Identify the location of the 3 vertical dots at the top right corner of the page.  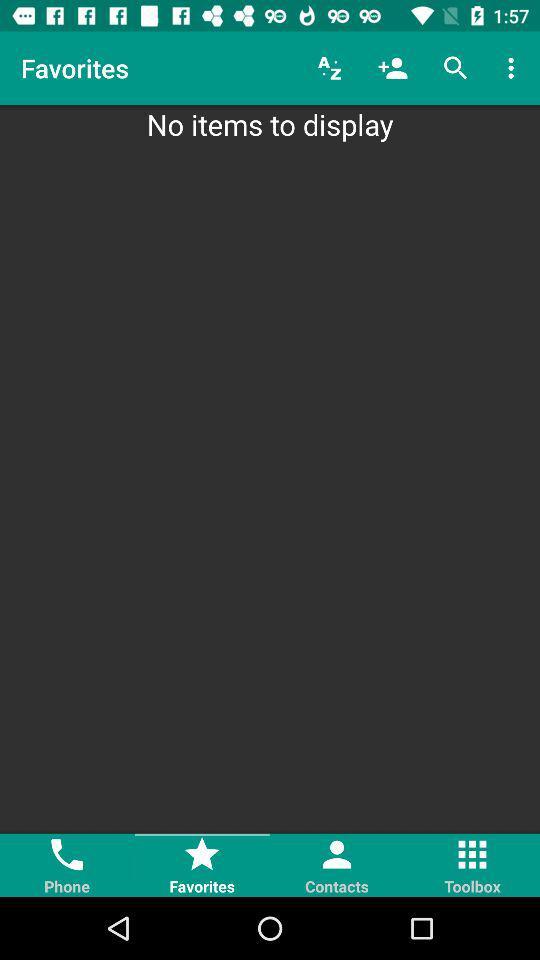
(514, 68).